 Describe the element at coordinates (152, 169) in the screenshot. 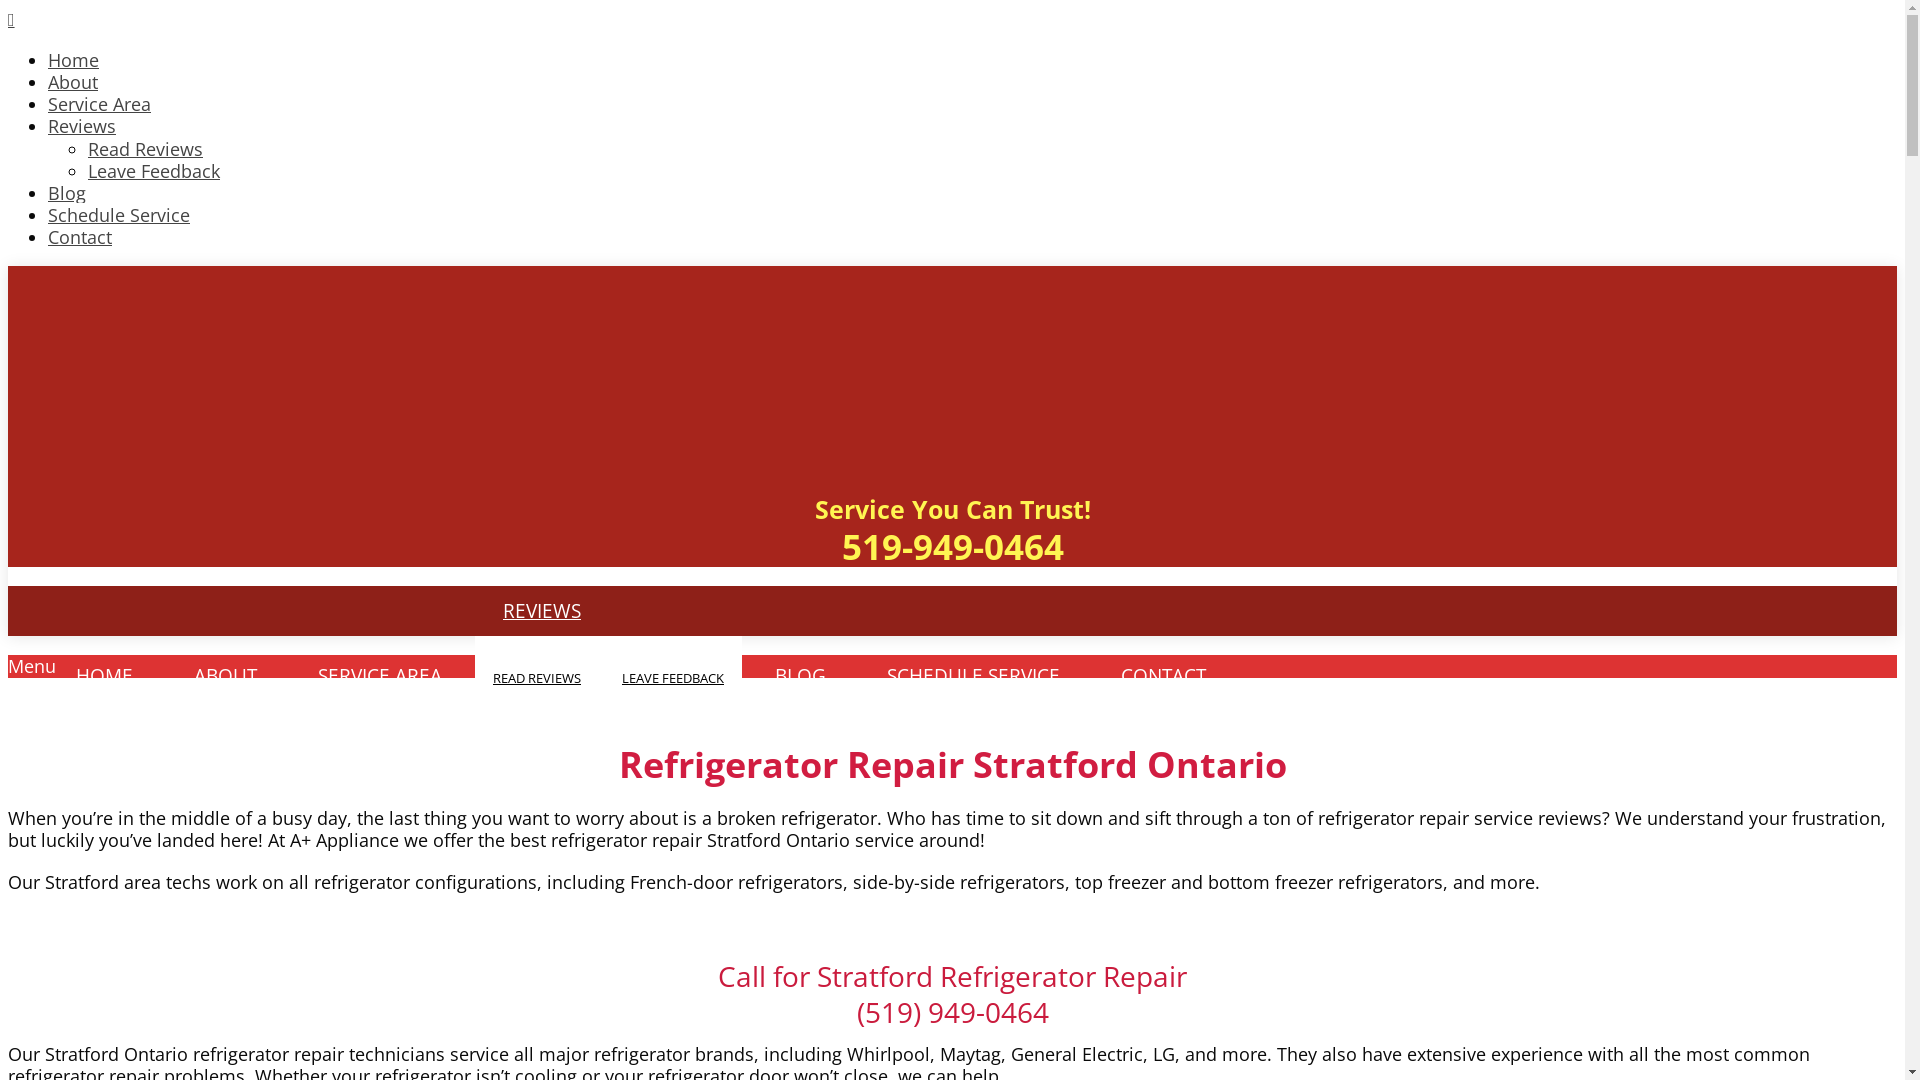

I see `'Leave Feedback'` at that location.